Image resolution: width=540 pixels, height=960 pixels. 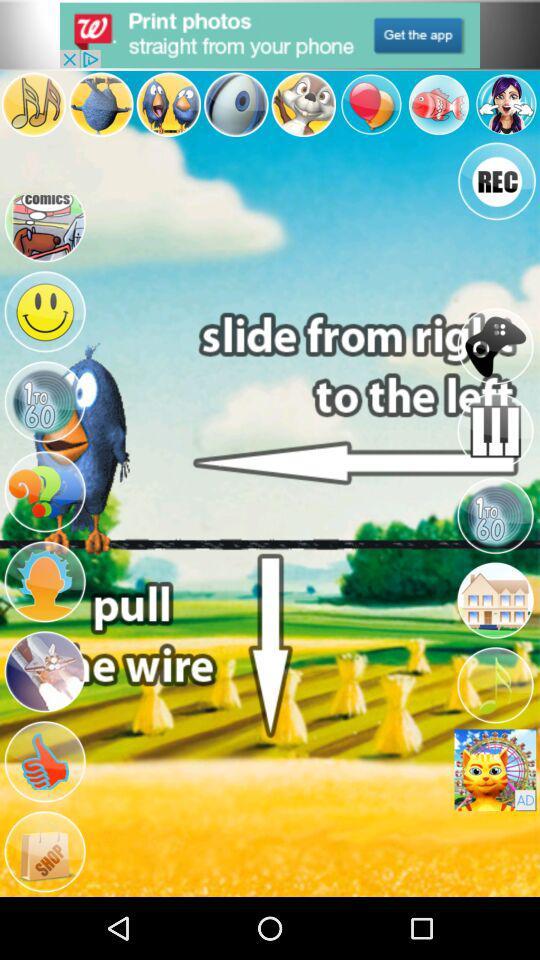 What do you see at coordinates (44, 353) in the screenshot?
I see `the emoji icon` at bounding box center [44, 353].